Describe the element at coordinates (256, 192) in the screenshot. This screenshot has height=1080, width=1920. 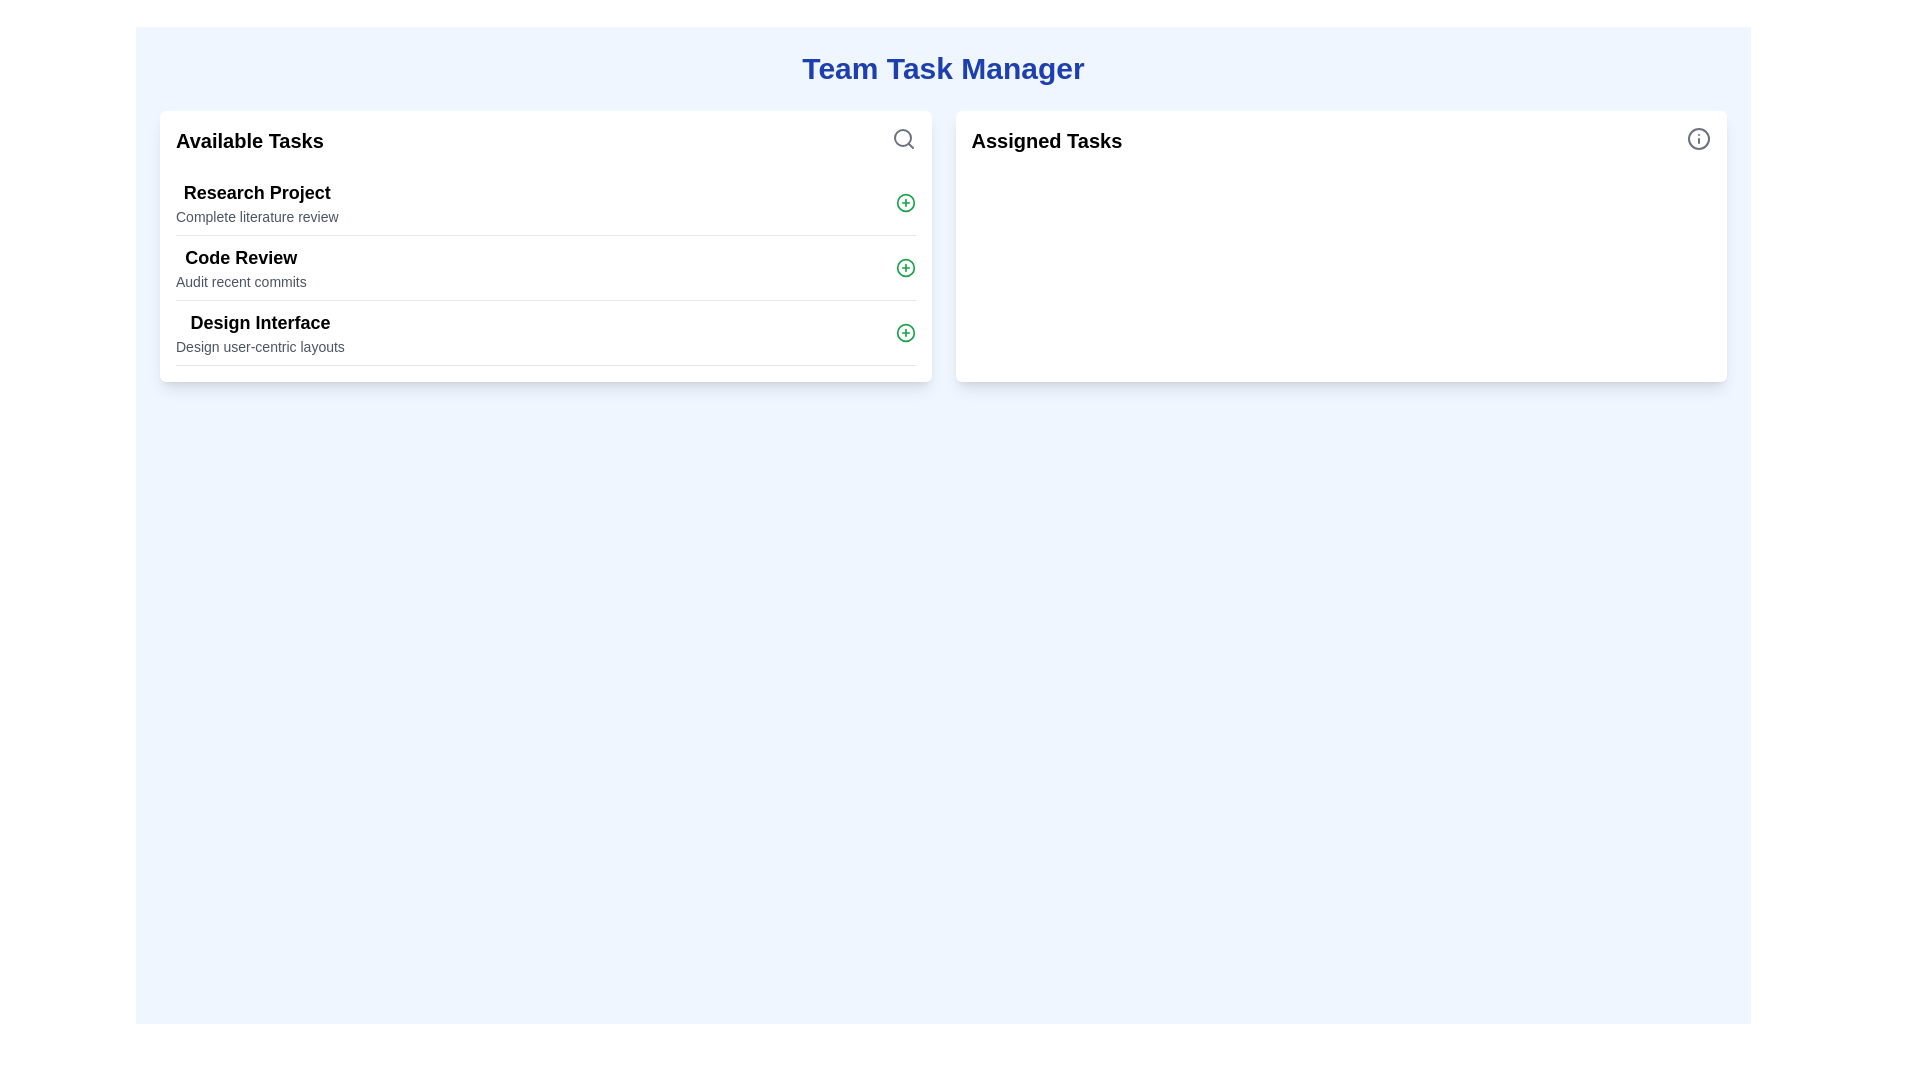
I see `the Text Label indicating the name of a task or project in the upper-left corner of the 'Available Tasks' section` at that location.